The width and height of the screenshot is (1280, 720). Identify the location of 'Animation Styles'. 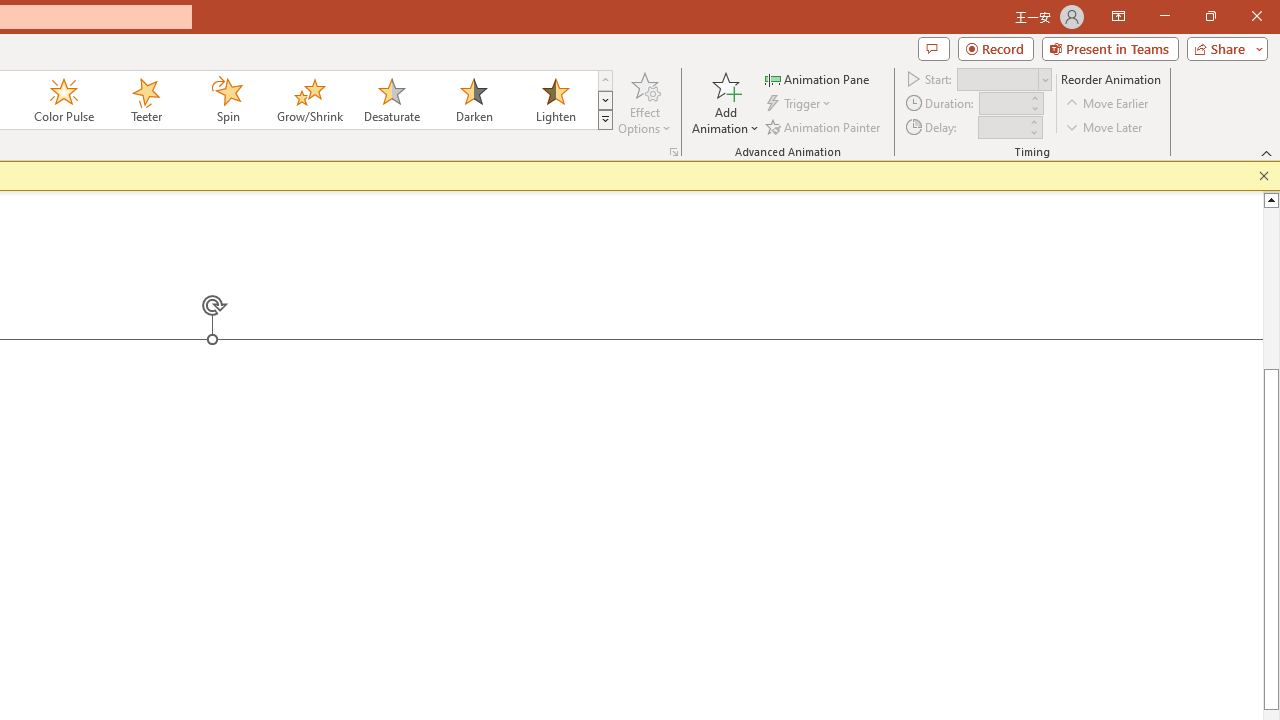
(604, 120).